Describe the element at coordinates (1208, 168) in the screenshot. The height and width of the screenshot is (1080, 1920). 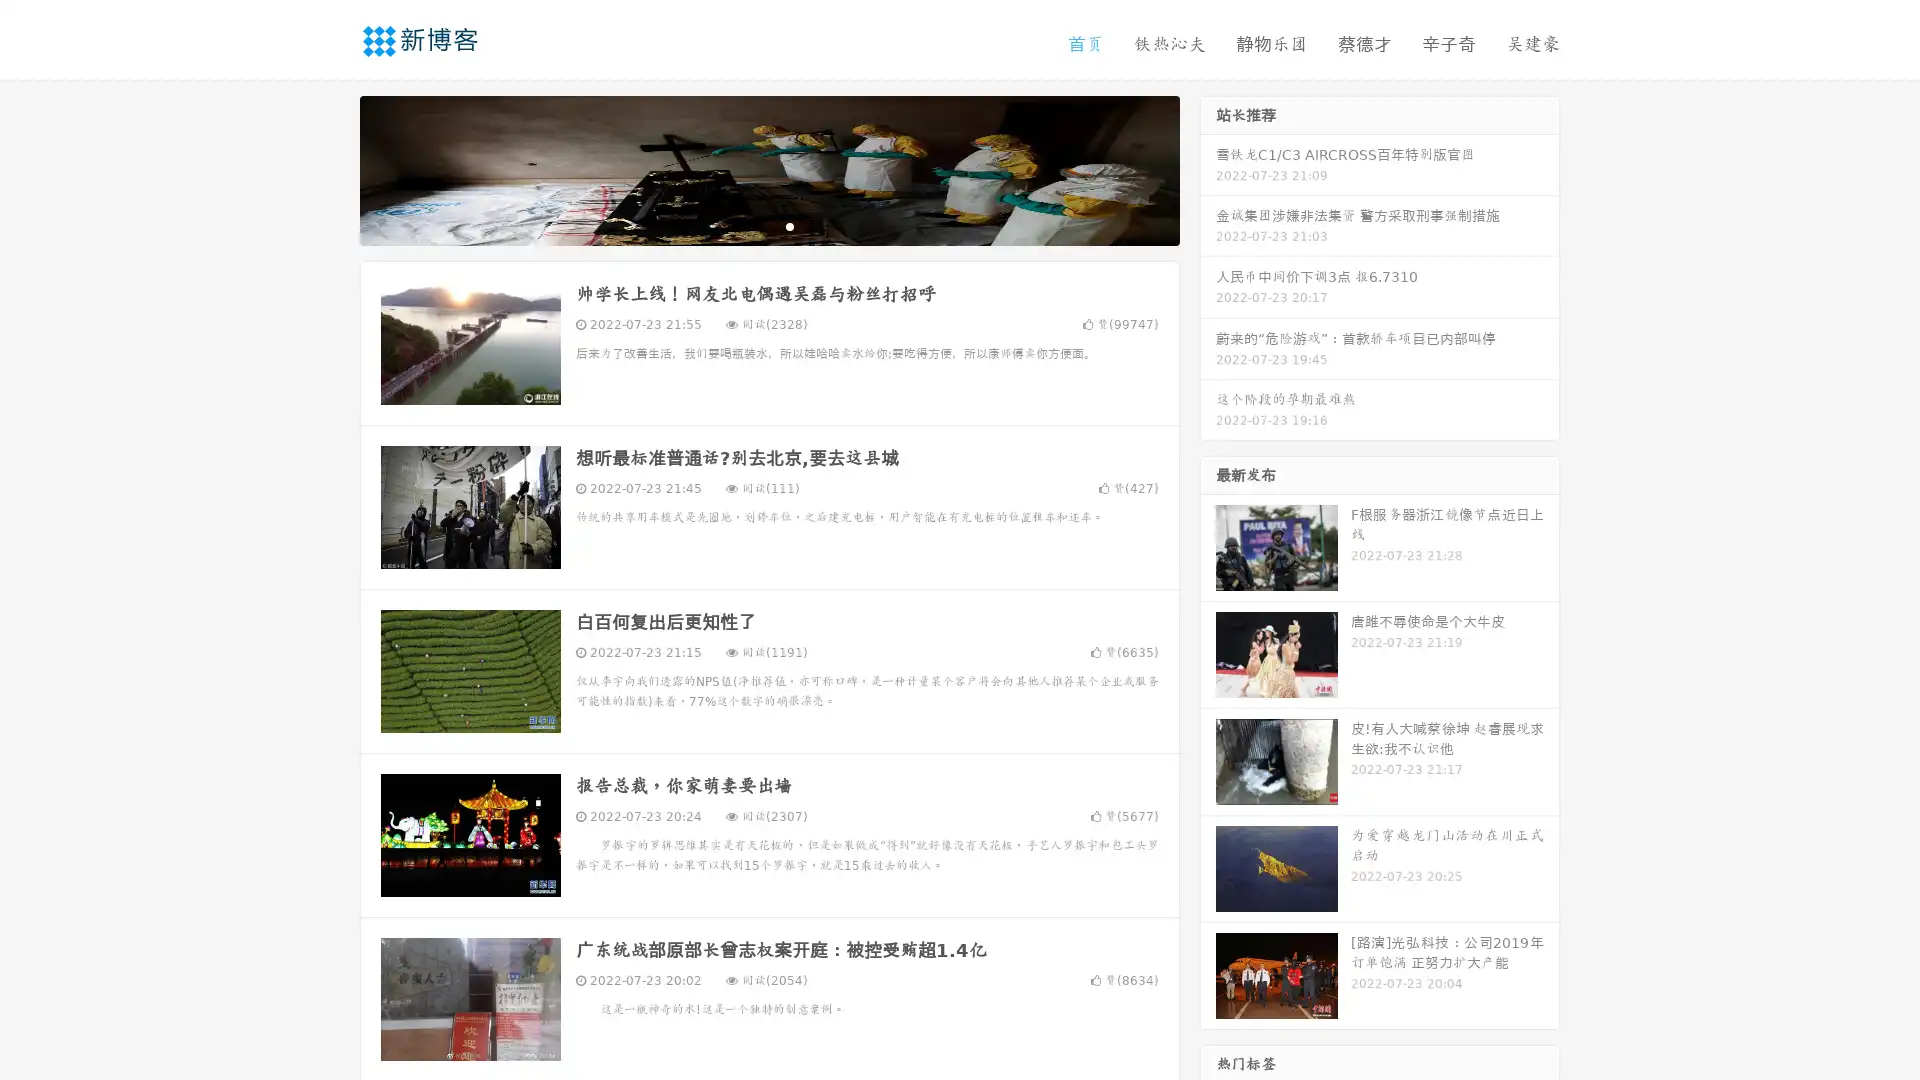
I see `Next slide` at that location.